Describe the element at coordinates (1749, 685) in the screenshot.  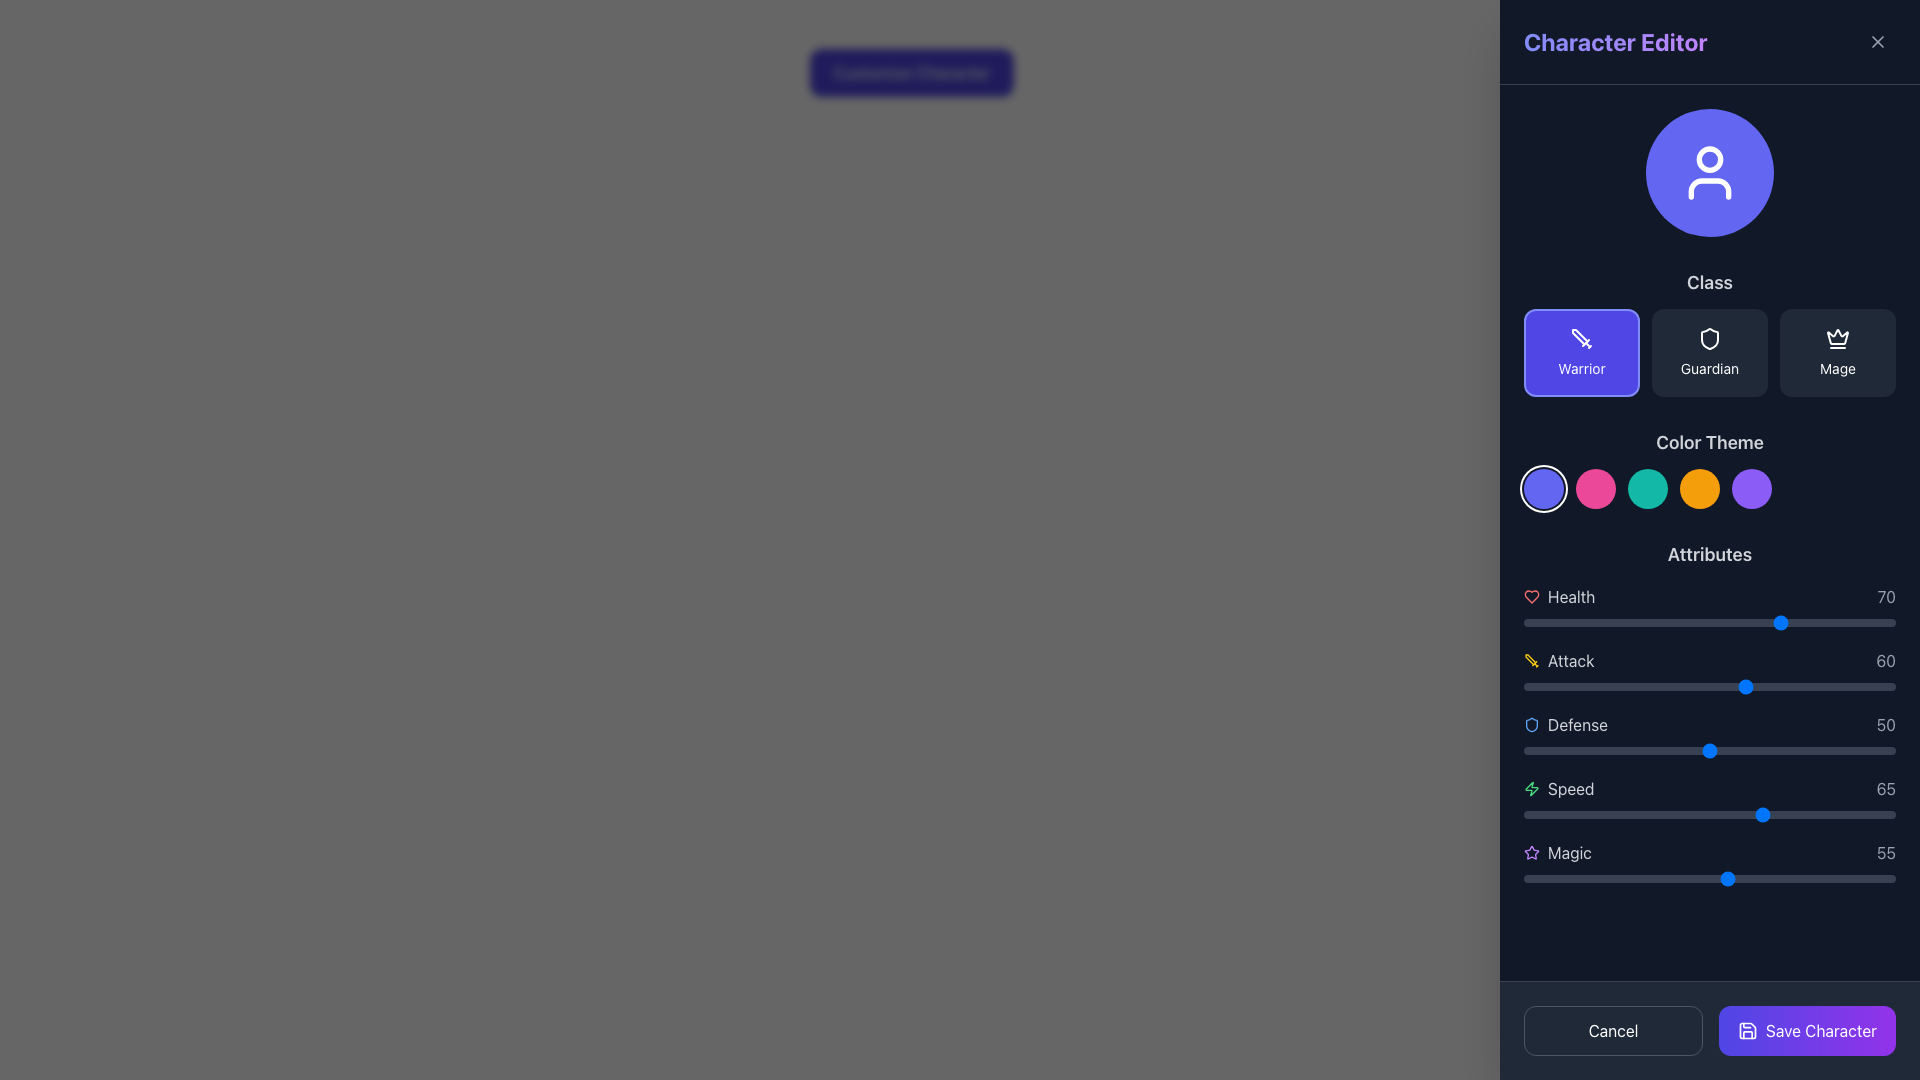
I see `the Attack attribute` at that location.